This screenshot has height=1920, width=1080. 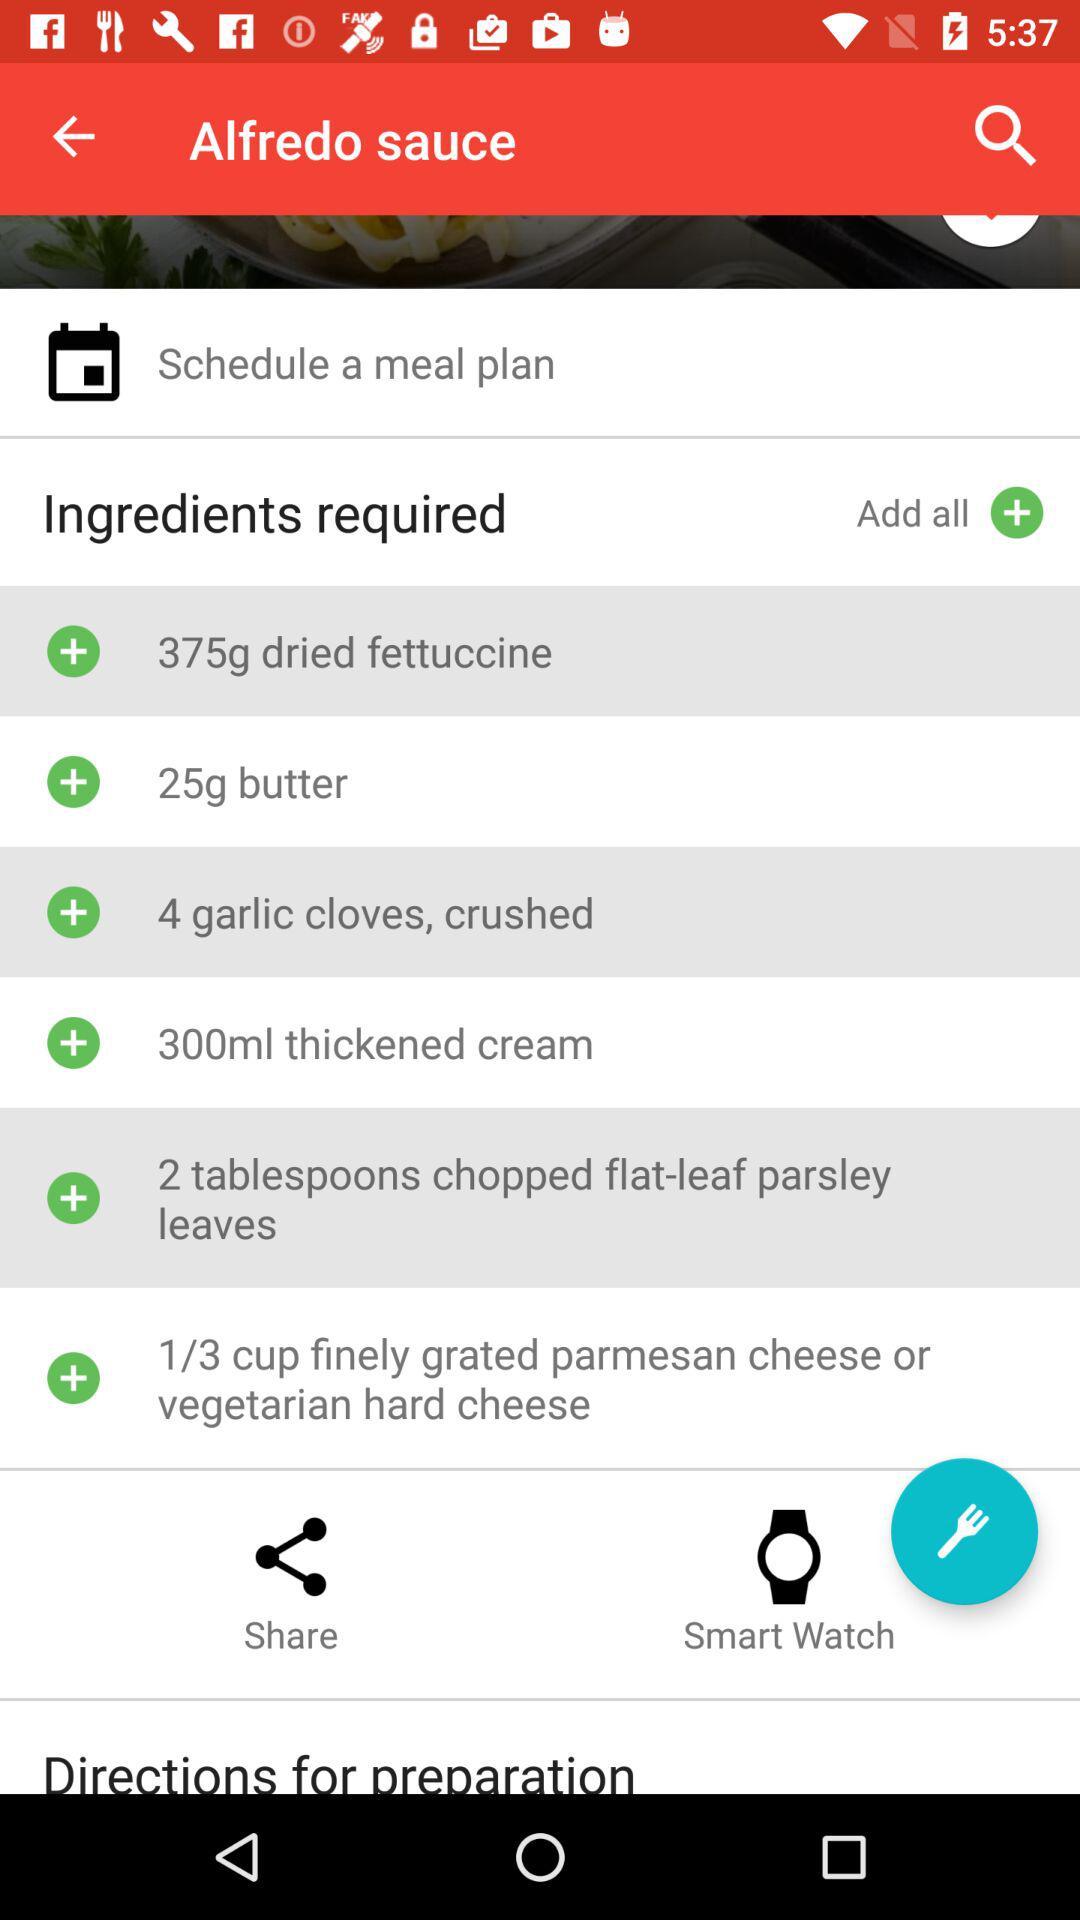 I want to click on icon above the smart watch icon, so click(x=963, y=1530).